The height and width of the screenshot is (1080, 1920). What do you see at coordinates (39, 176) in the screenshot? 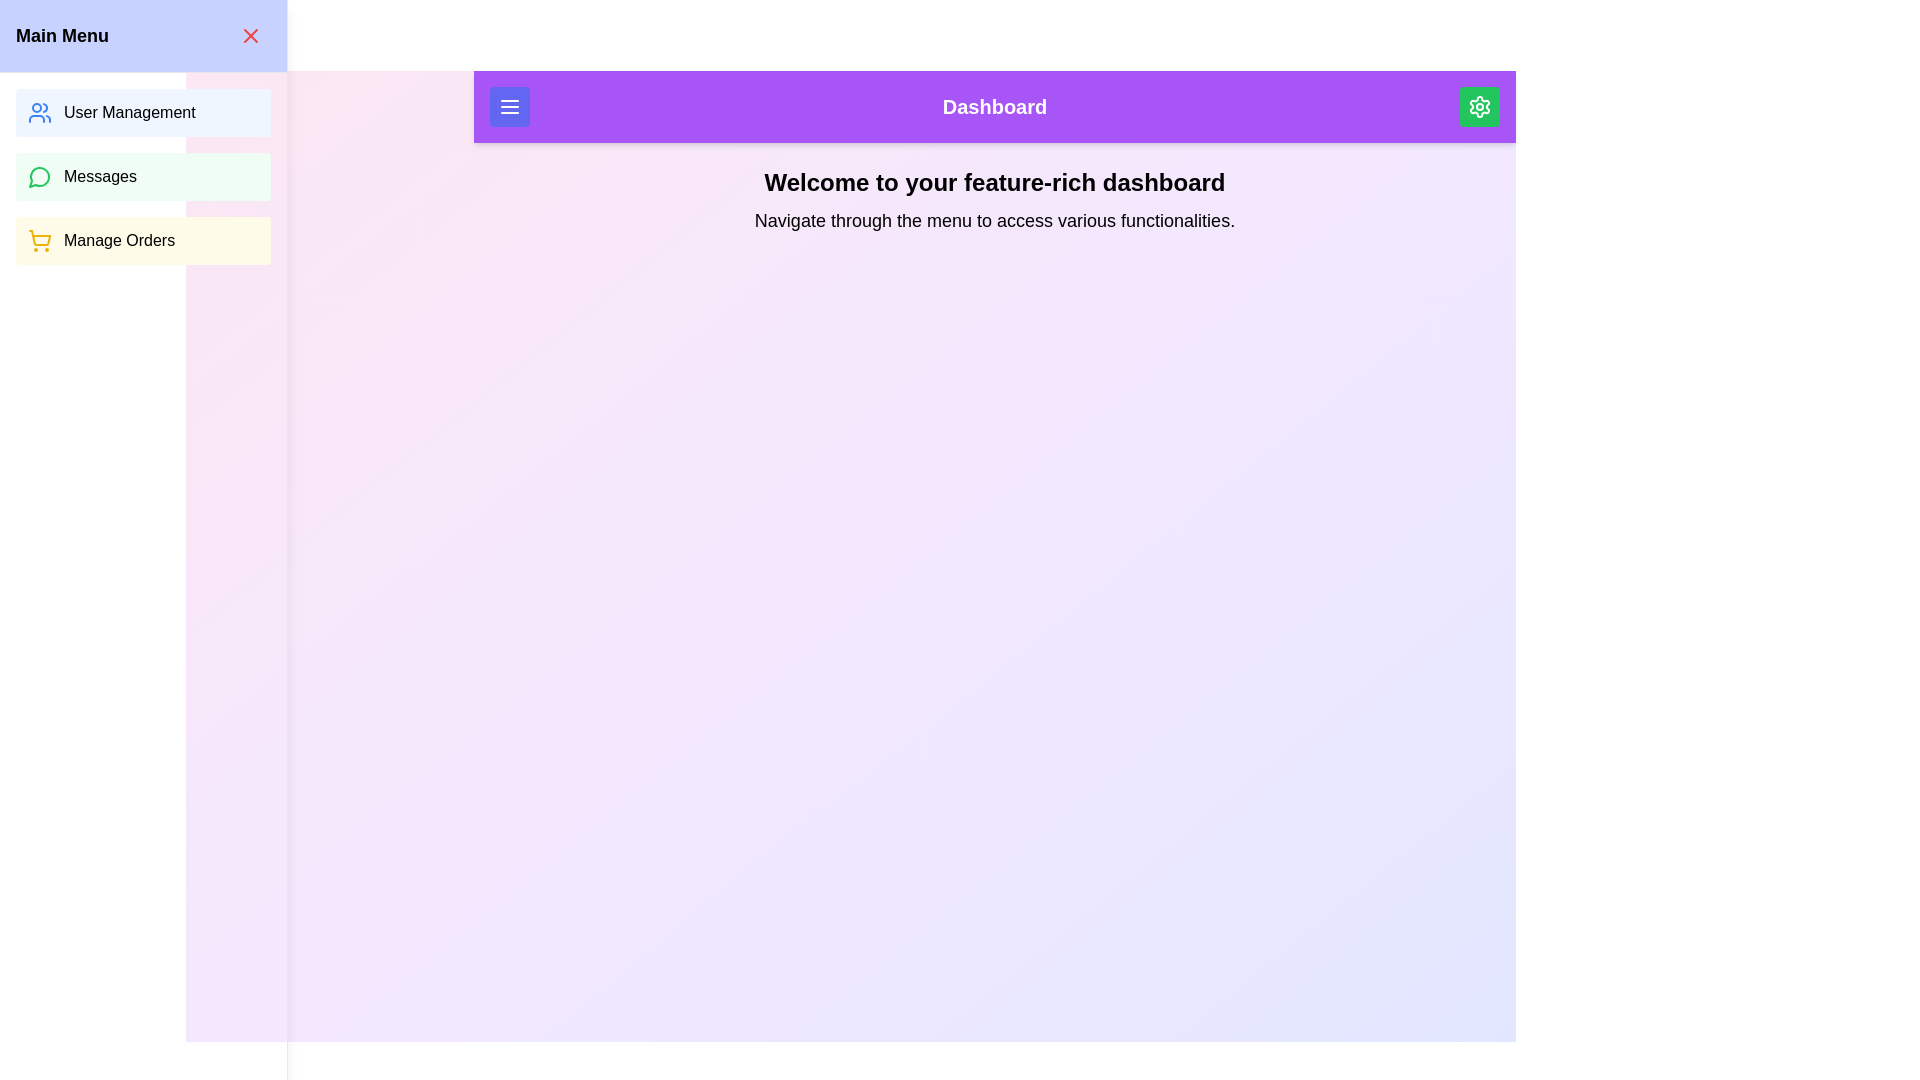
I see `the speech bubble icon with a green outline located in the 'Messages' menu option, which represents communication or conversations` at bounding box center [39, 176].